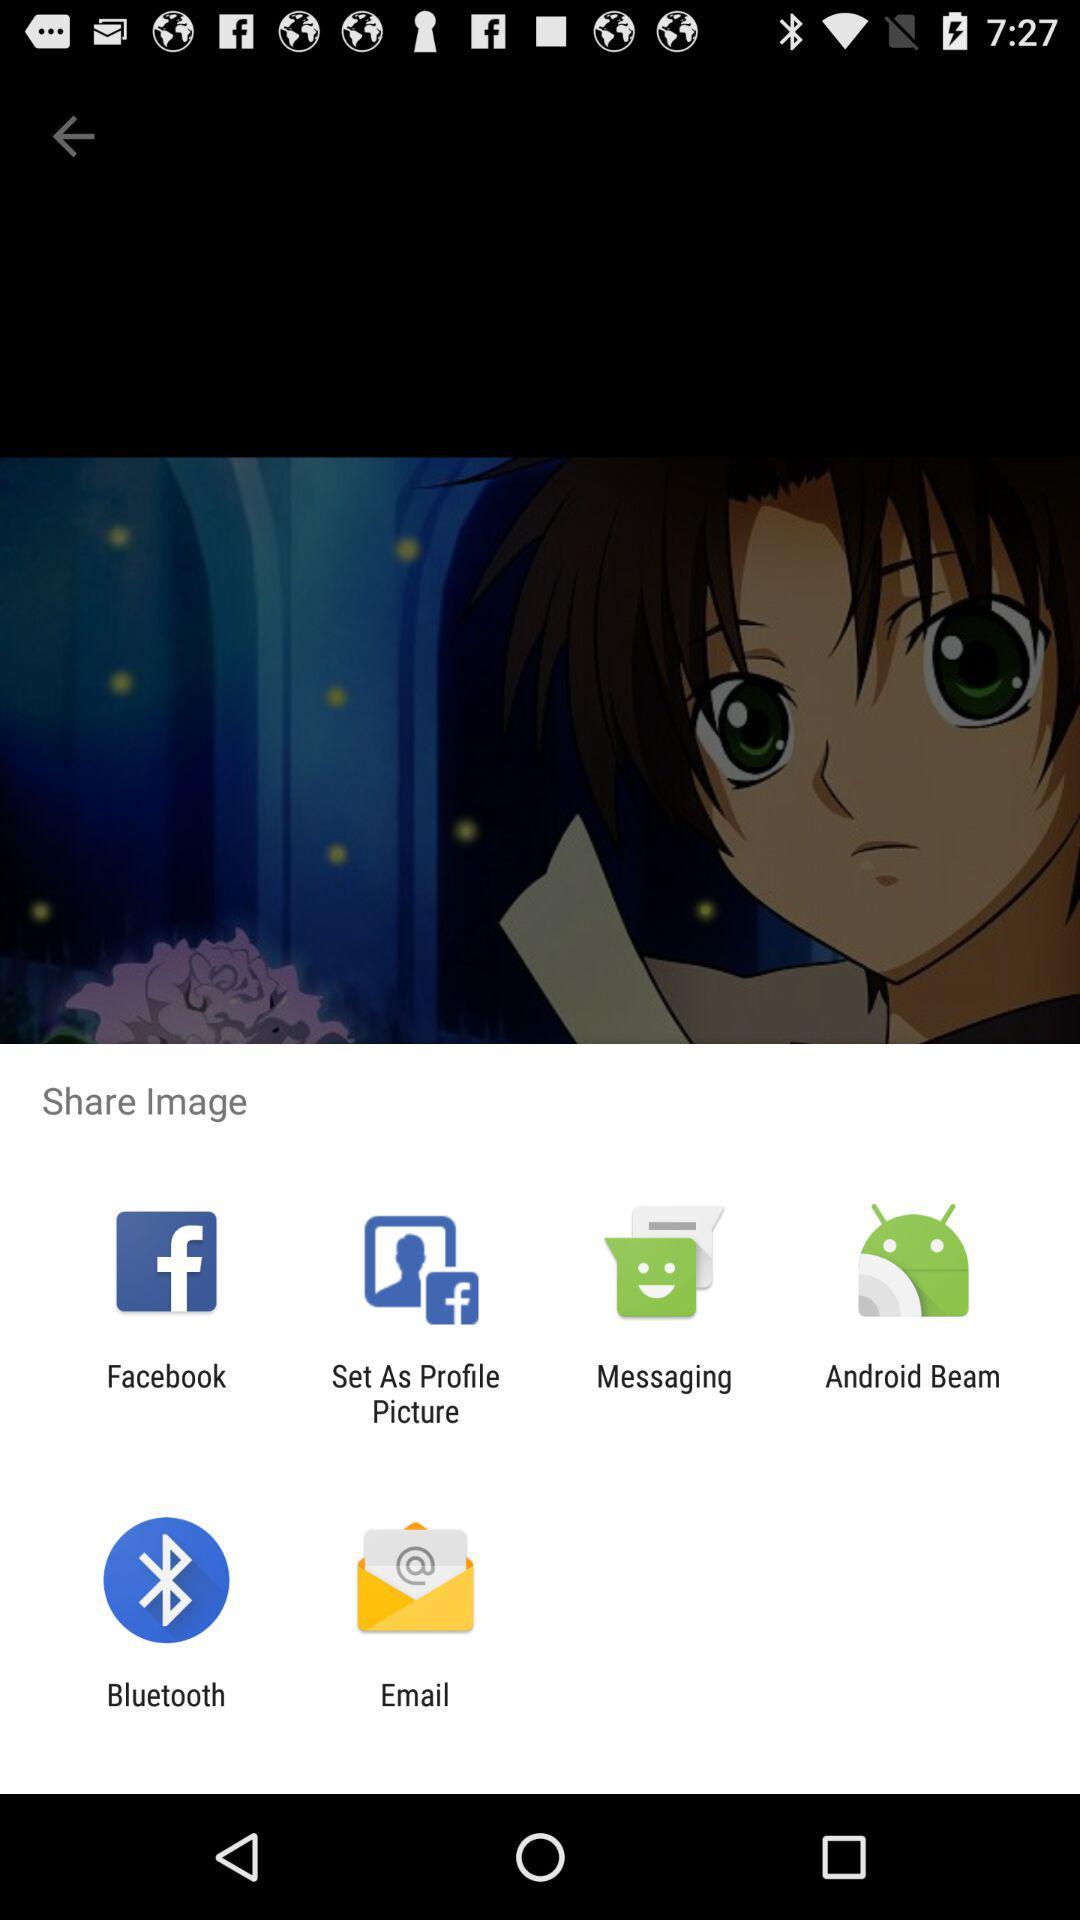 Image resolution: width=1080 pixels, height=1920 pixels. I want to click on bluetooth item, so click(165, 1711).